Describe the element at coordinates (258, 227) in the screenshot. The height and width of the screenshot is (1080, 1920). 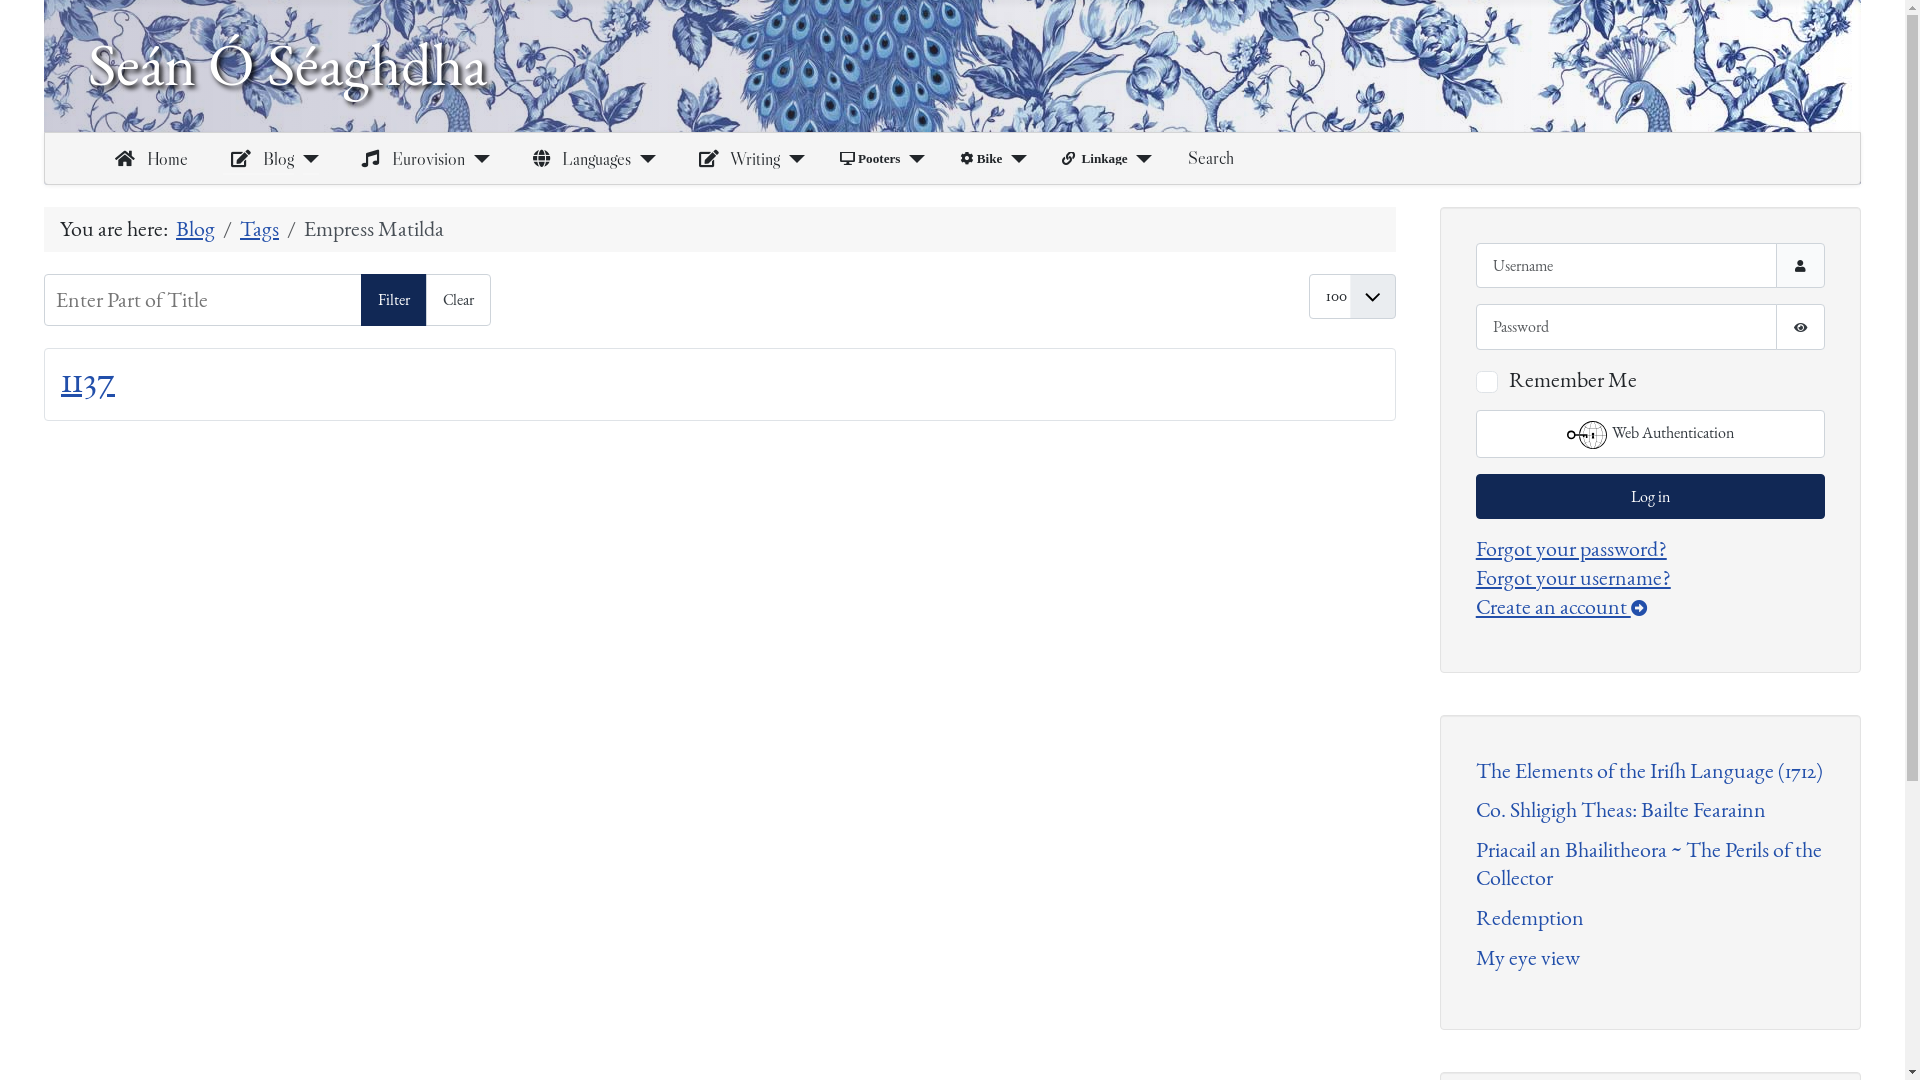
I see `'Tags'` at that location.